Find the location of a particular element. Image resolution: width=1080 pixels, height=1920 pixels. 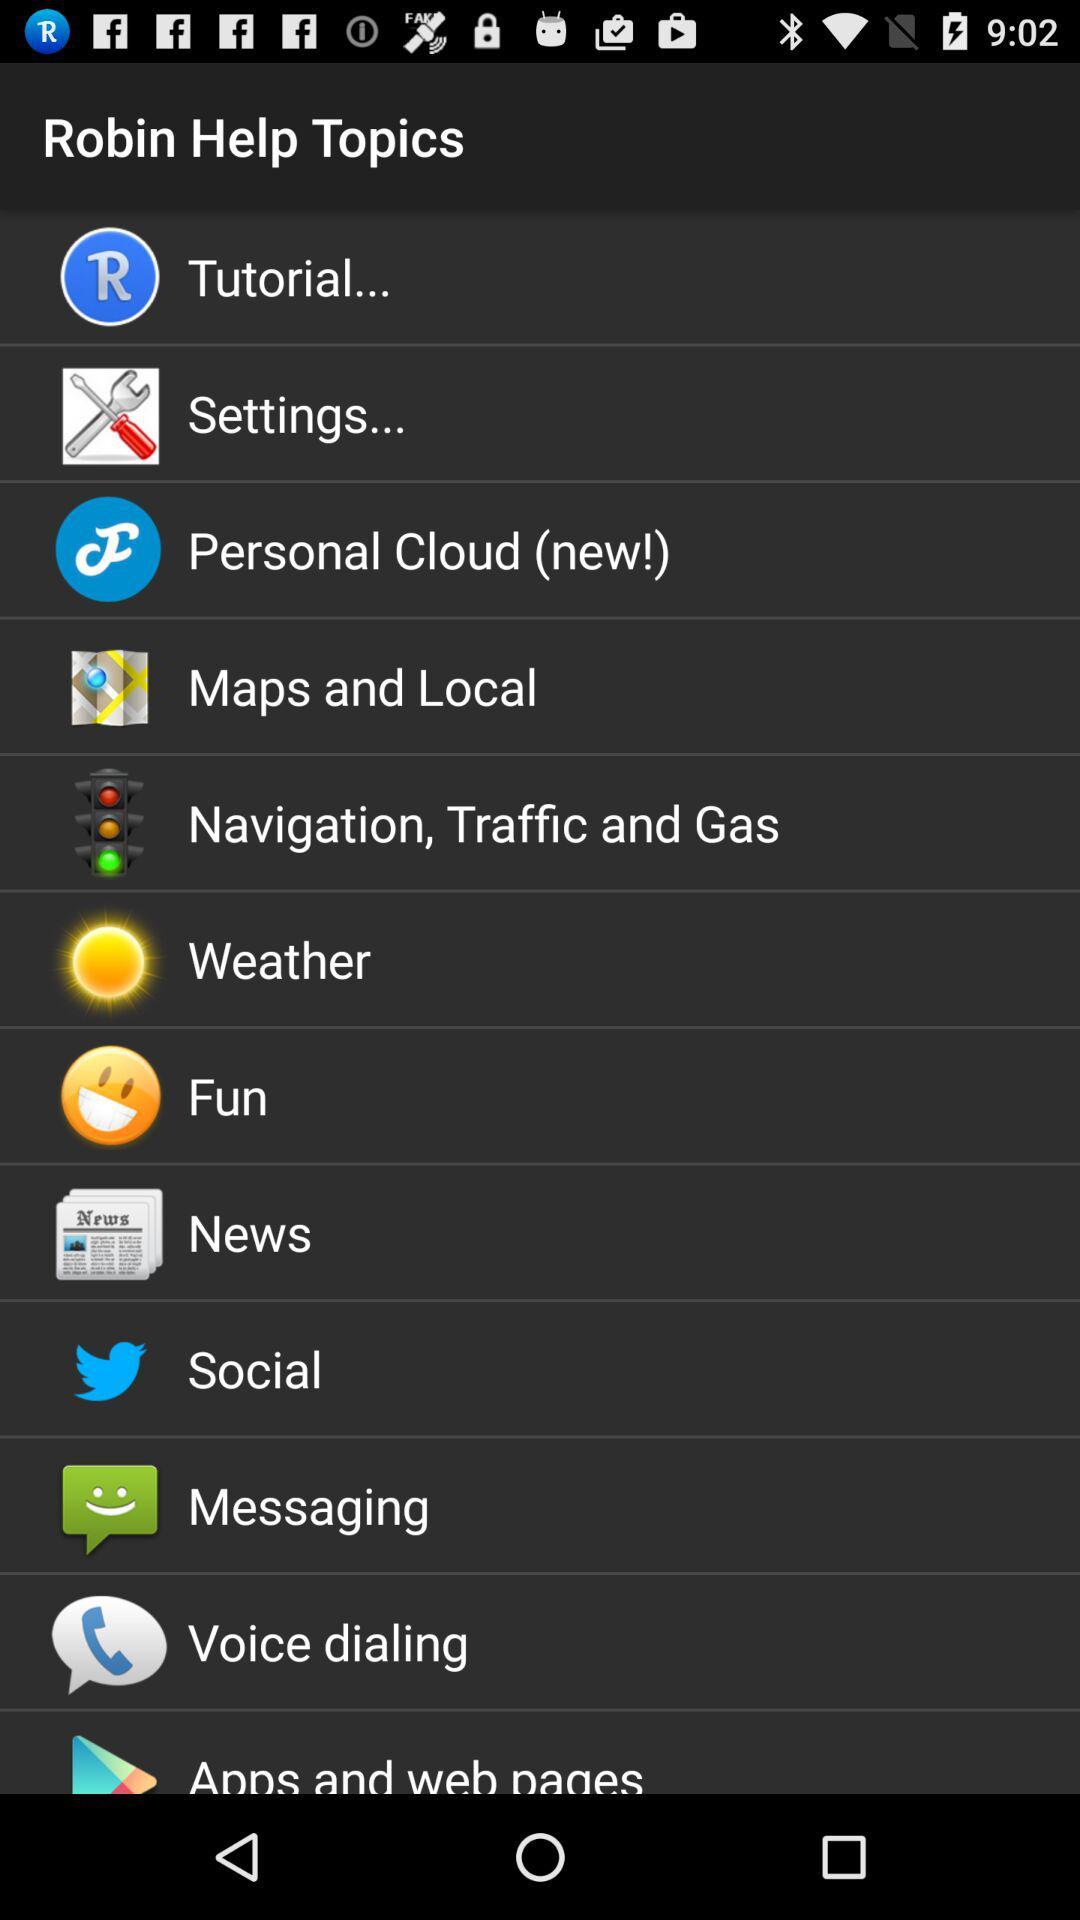

the item above  settings... is located at coordinates (540, 275).